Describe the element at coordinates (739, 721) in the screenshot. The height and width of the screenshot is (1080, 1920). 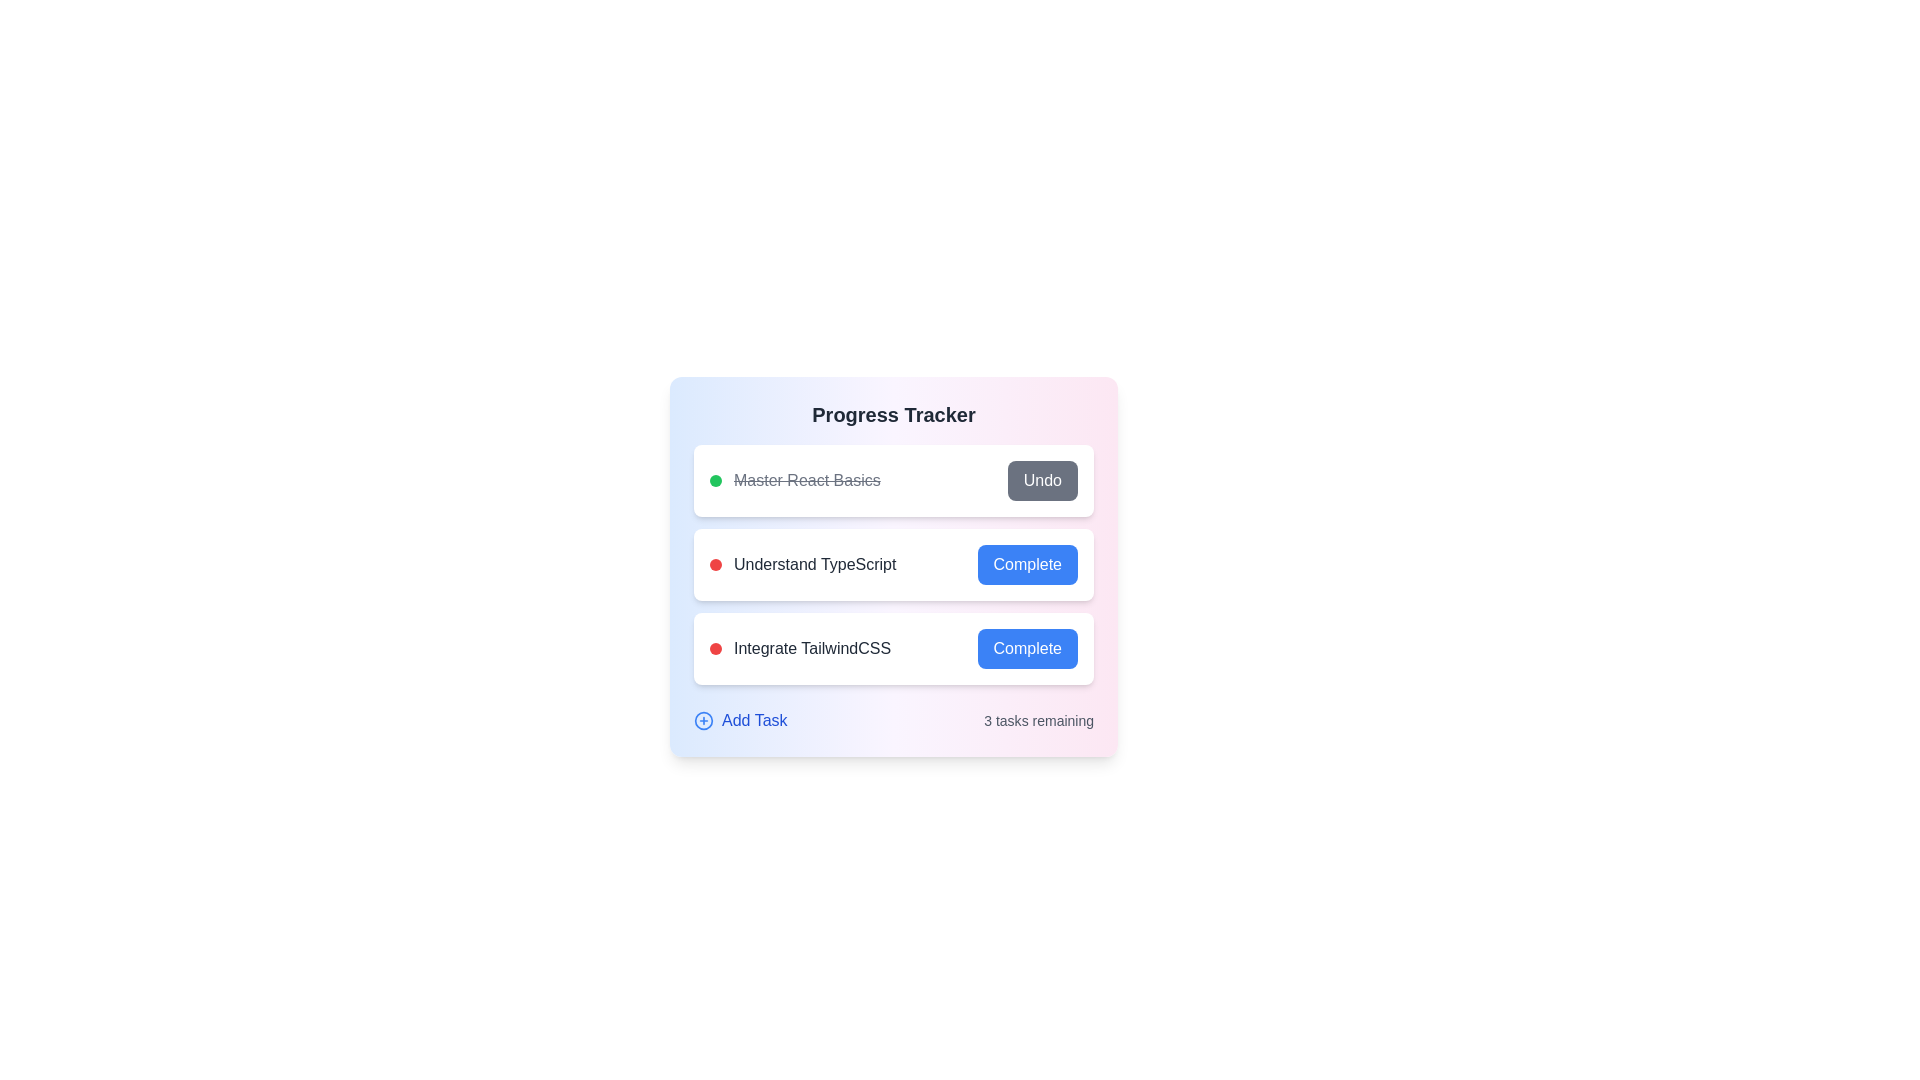
I see `the 'Add Task' button, which features a circular plus sign icon and bold blue text, located in the bottom-left section of the Progress Tracker interface` at that location.